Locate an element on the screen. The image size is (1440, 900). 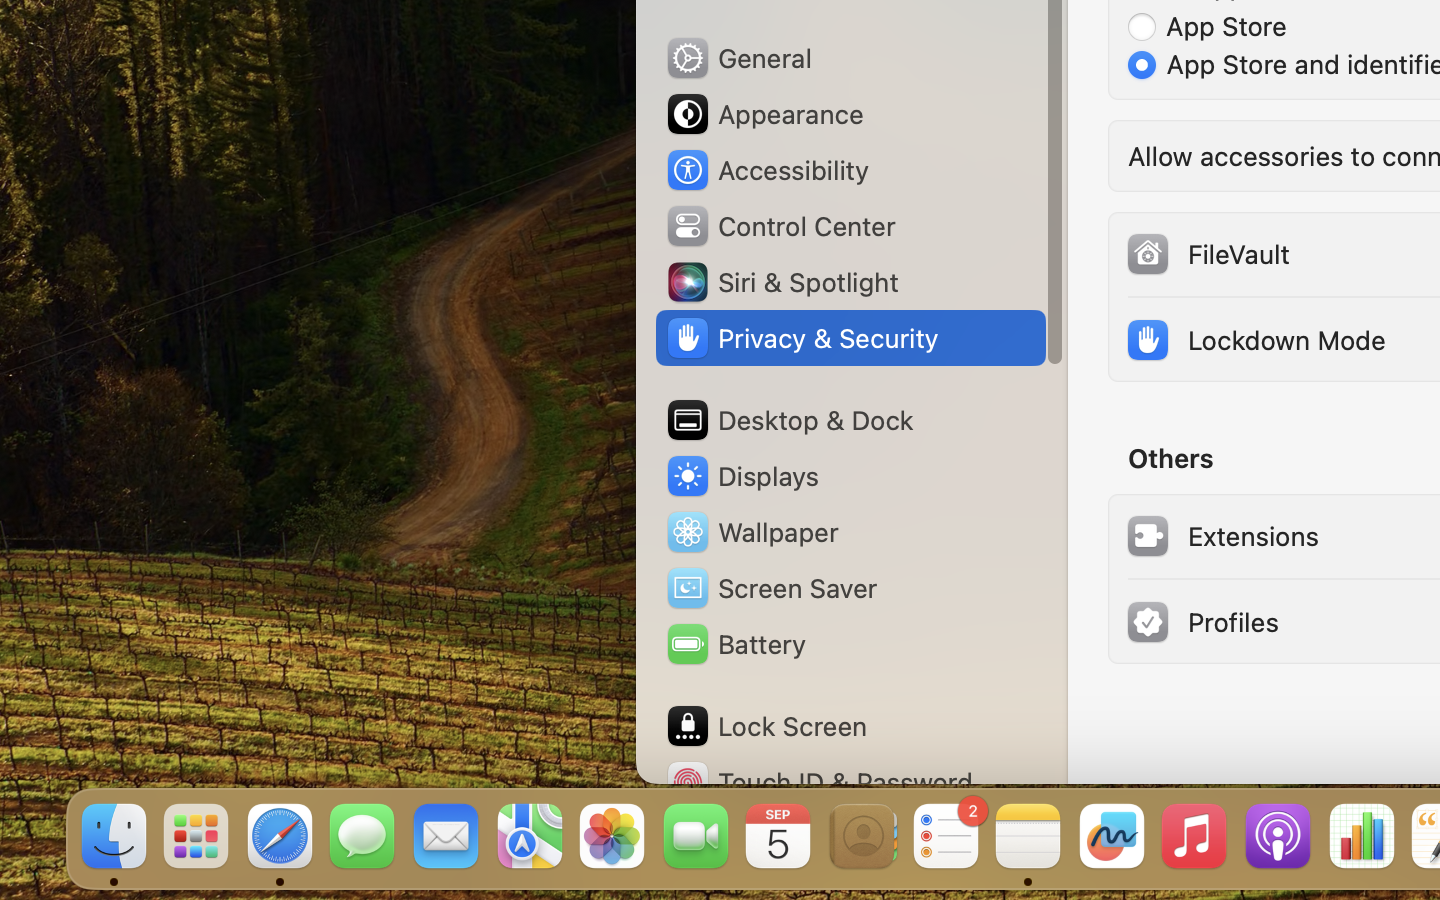
'Privacy & Security' is located at coordinates (801, 338).